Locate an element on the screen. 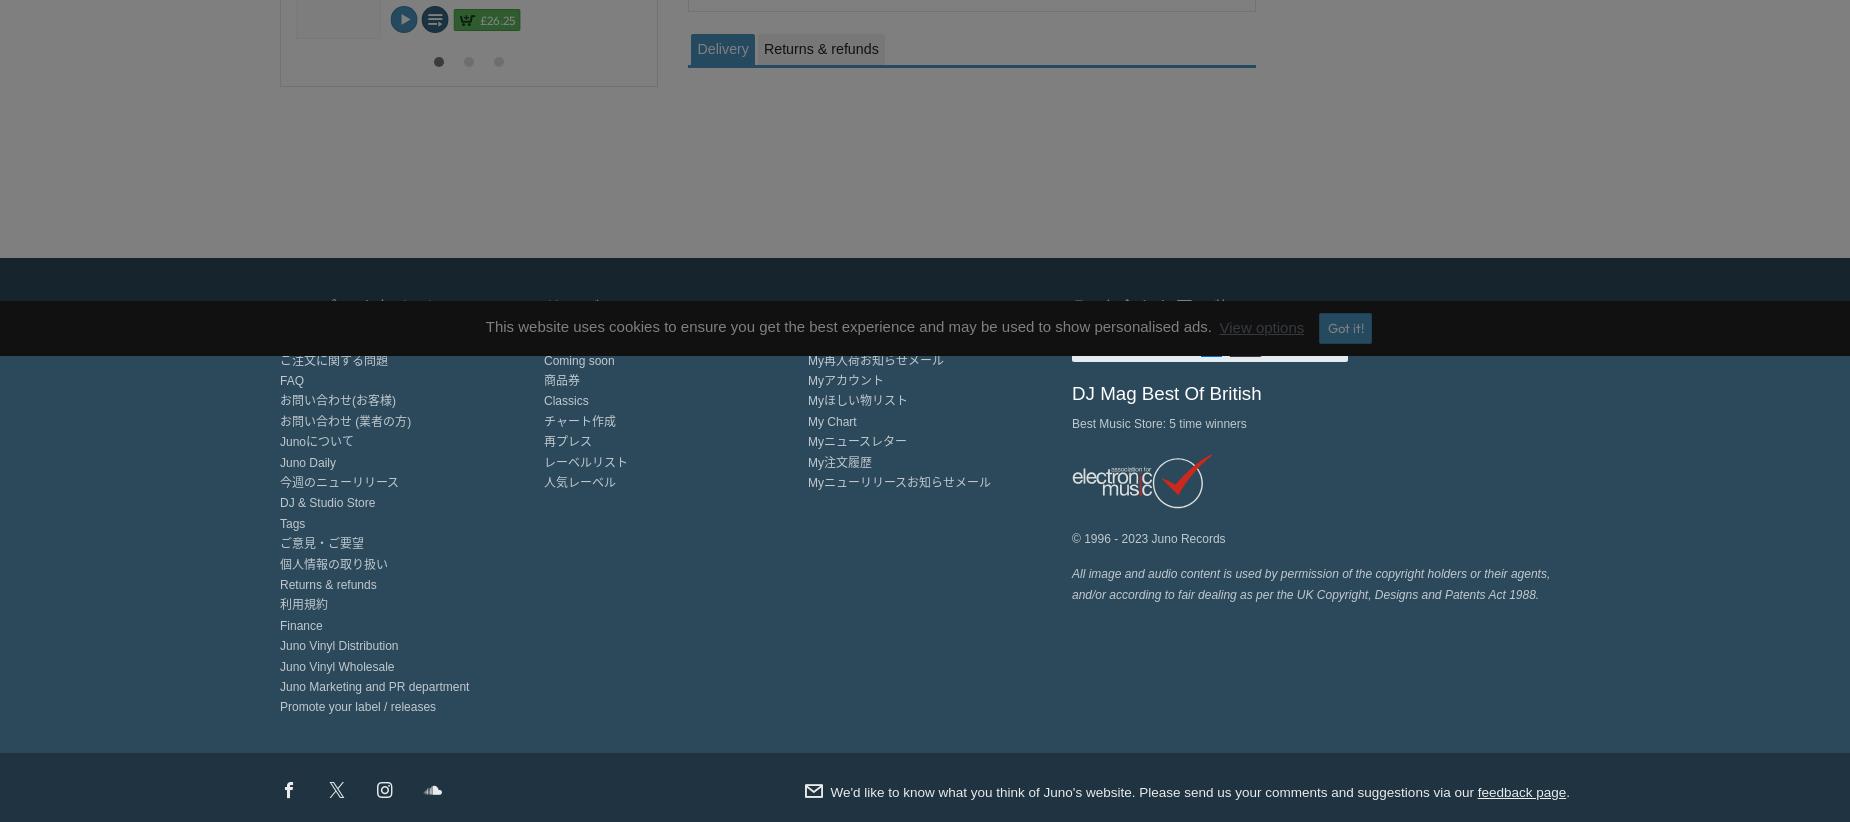  'Myほしい物リスト' is located at coordinates (858, 400).